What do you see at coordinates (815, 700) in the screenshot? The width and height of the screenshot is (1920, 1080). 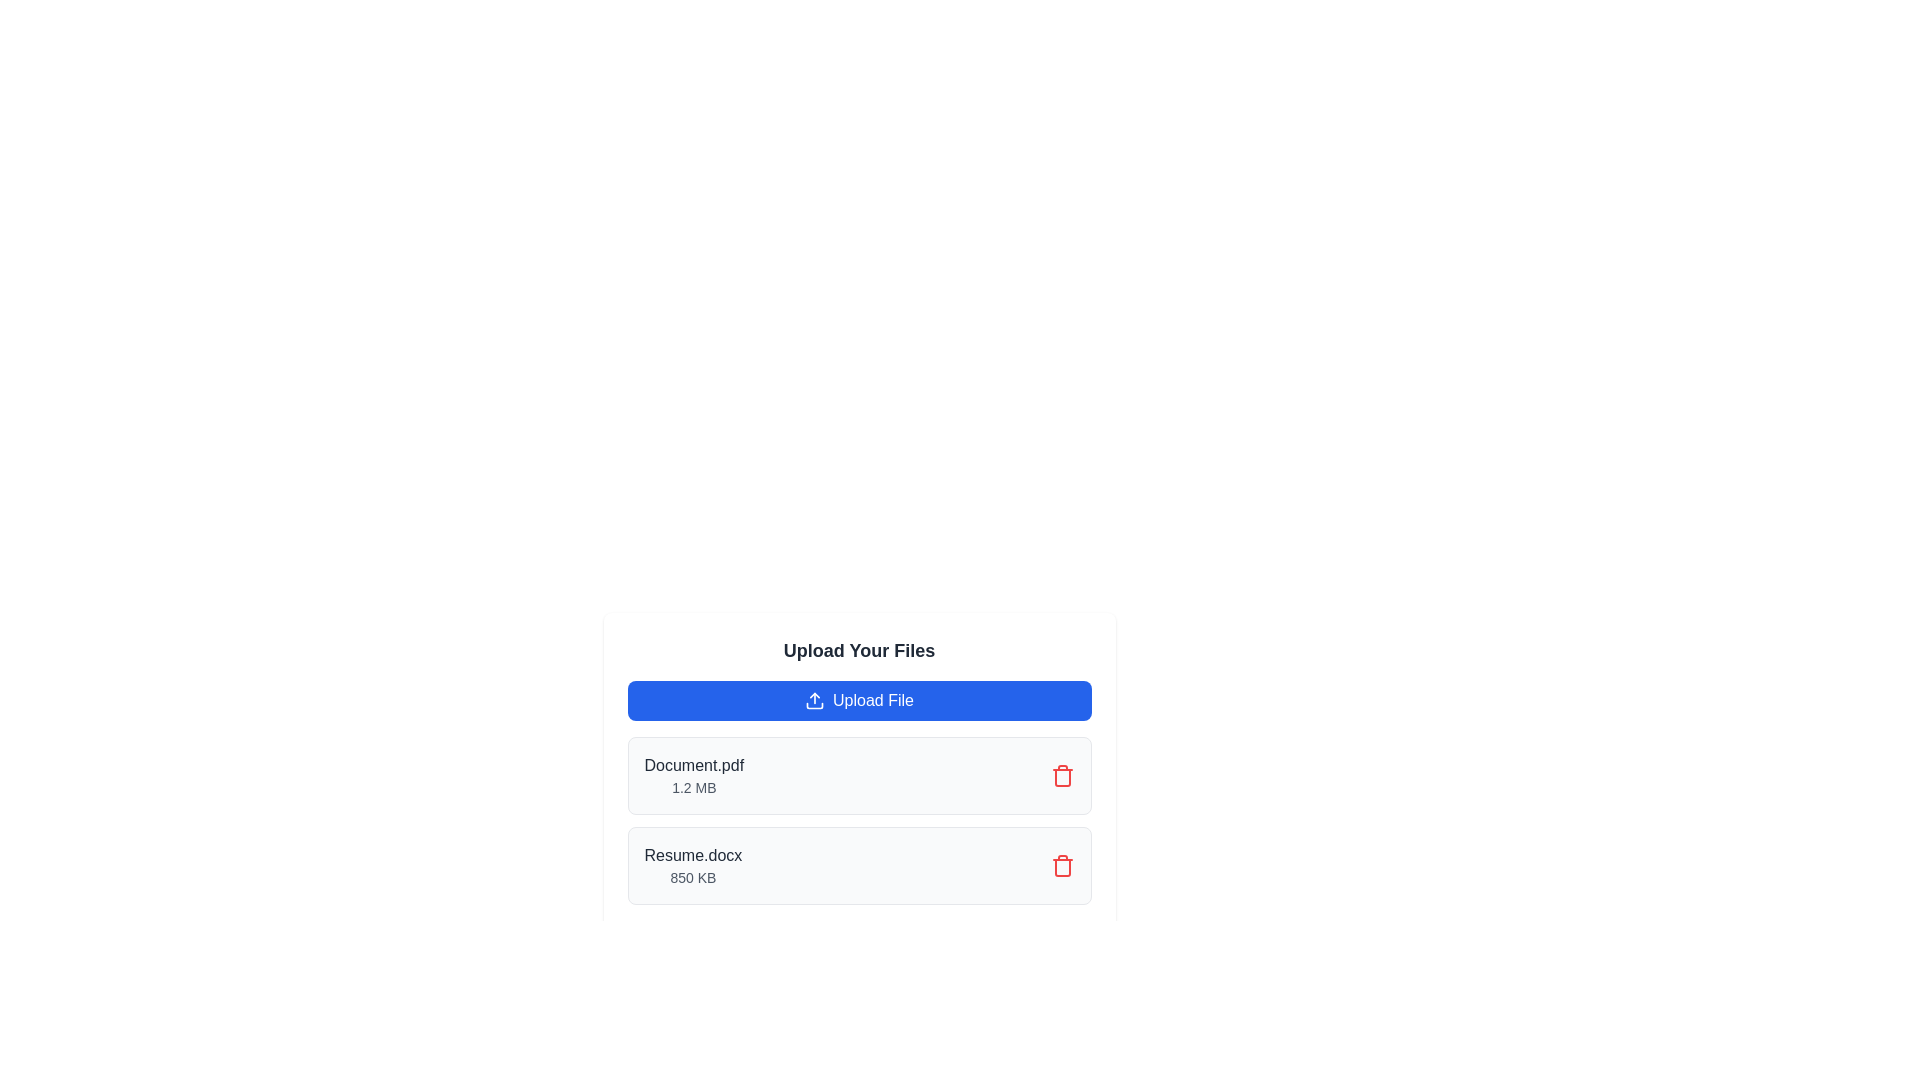 I see `the small upload icon, which is a stylized upload symbol with an upward arrow, located to the left of the 'Upload File' text within the button` at bounding box center [815, 700].